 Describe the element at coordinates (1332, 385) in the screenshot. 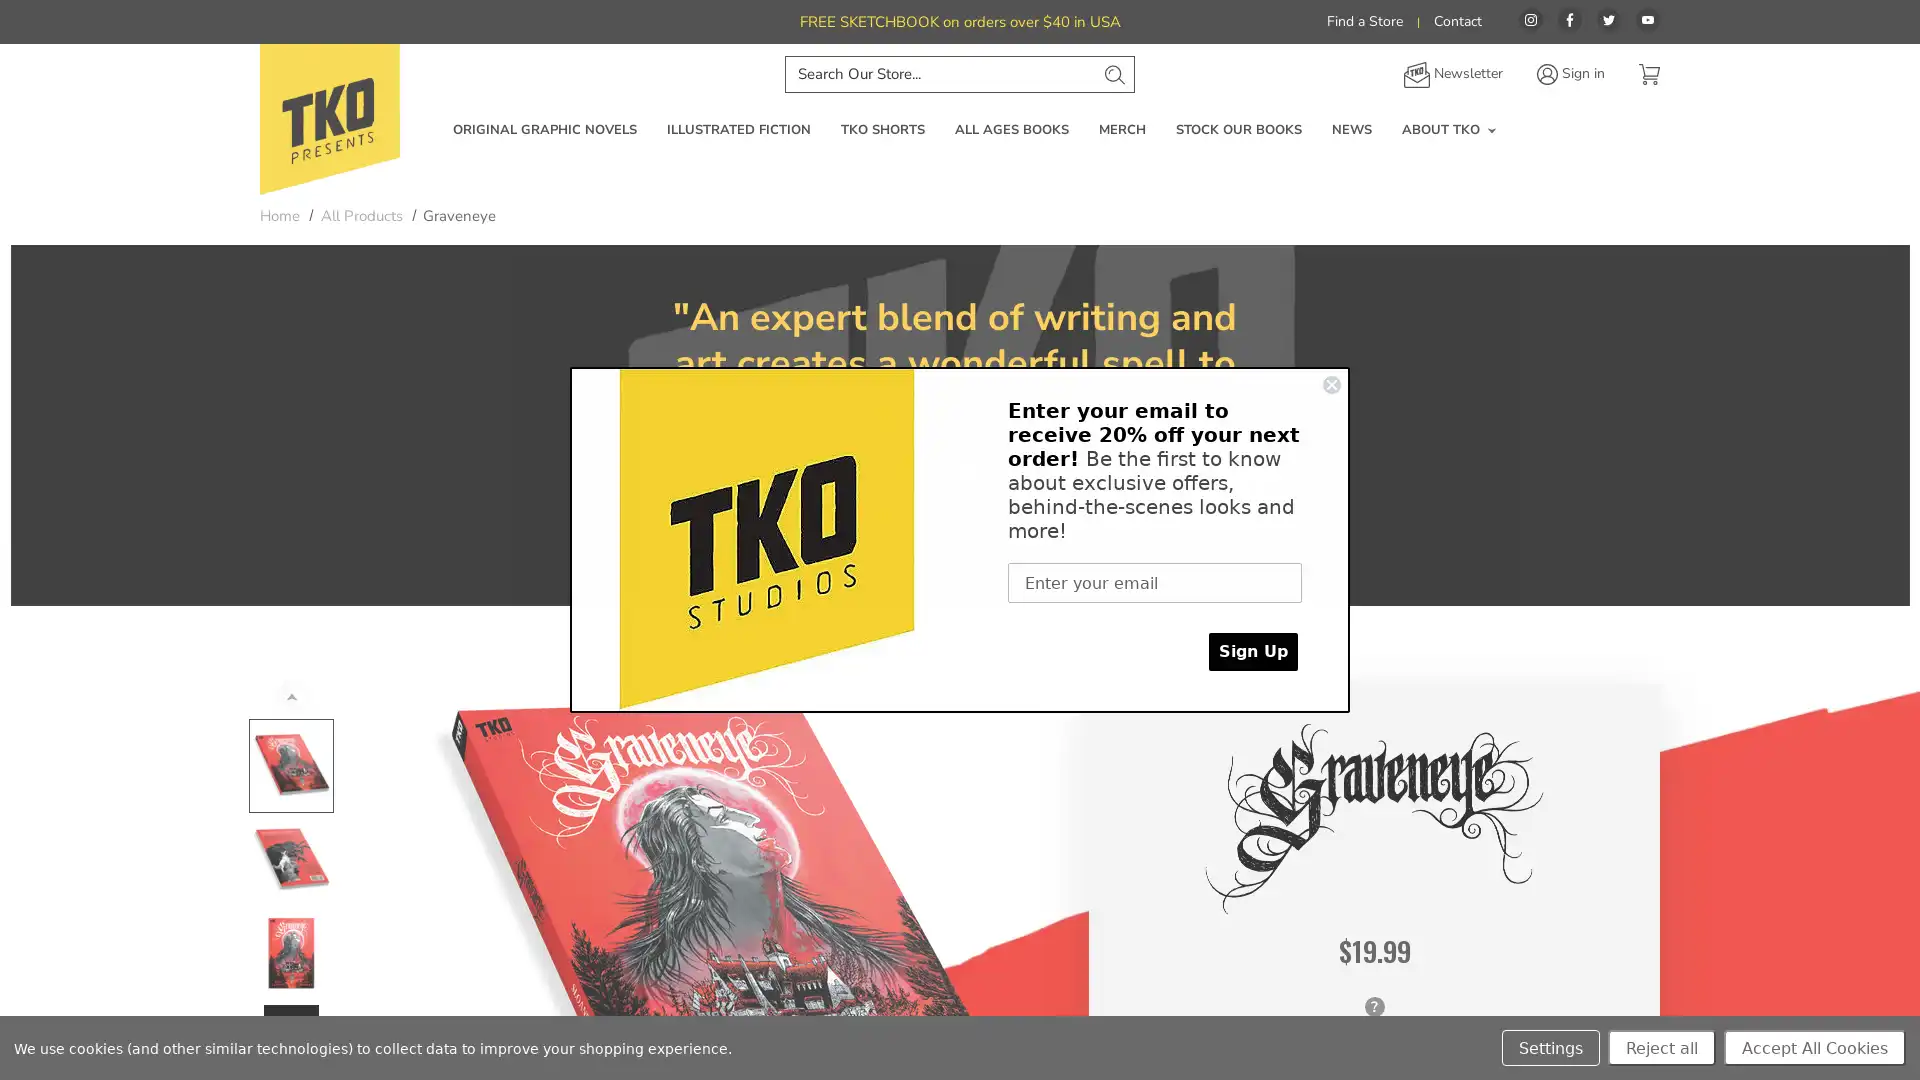

I see `Close form` at that location.